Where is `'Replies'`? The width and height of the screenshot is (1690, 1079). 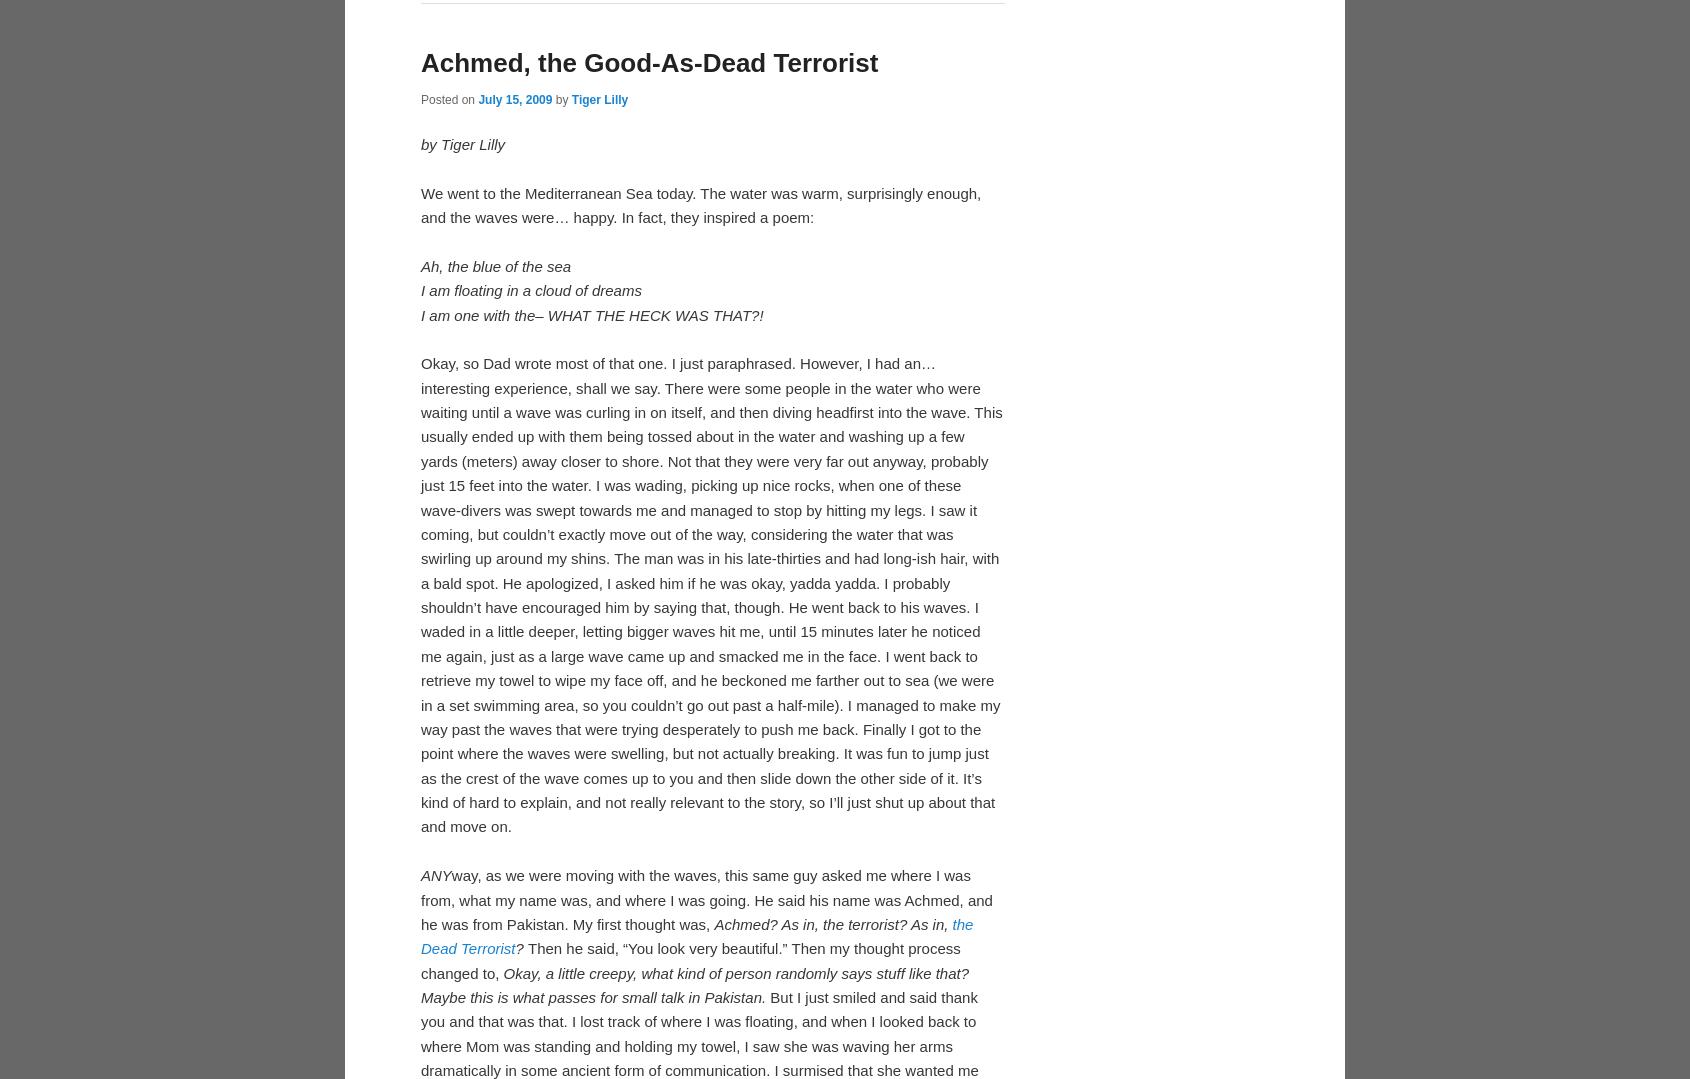
'Replies' is located at coordinates (767, 294).